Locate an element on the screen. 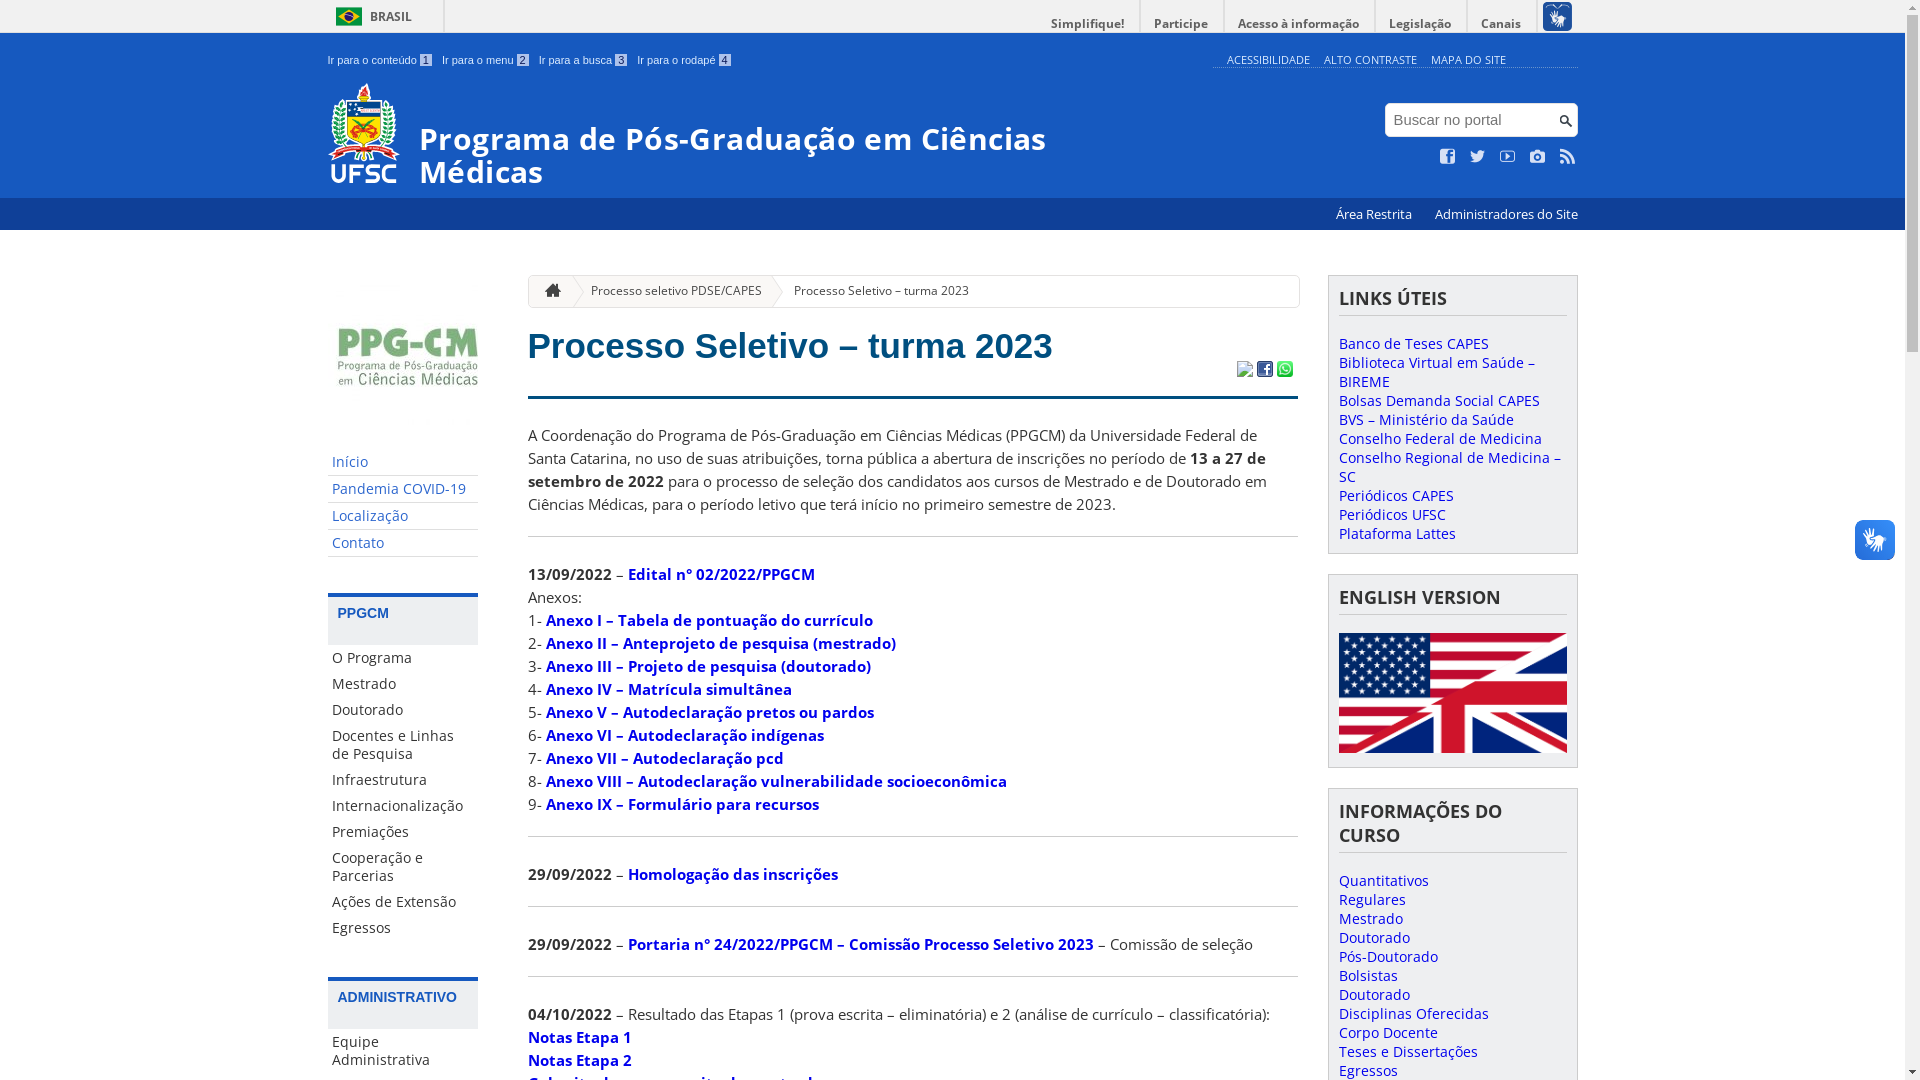 The image size is (1920, 1080). 'Disciplinas Oferecidas' is located at coordinates (1338, 1013).